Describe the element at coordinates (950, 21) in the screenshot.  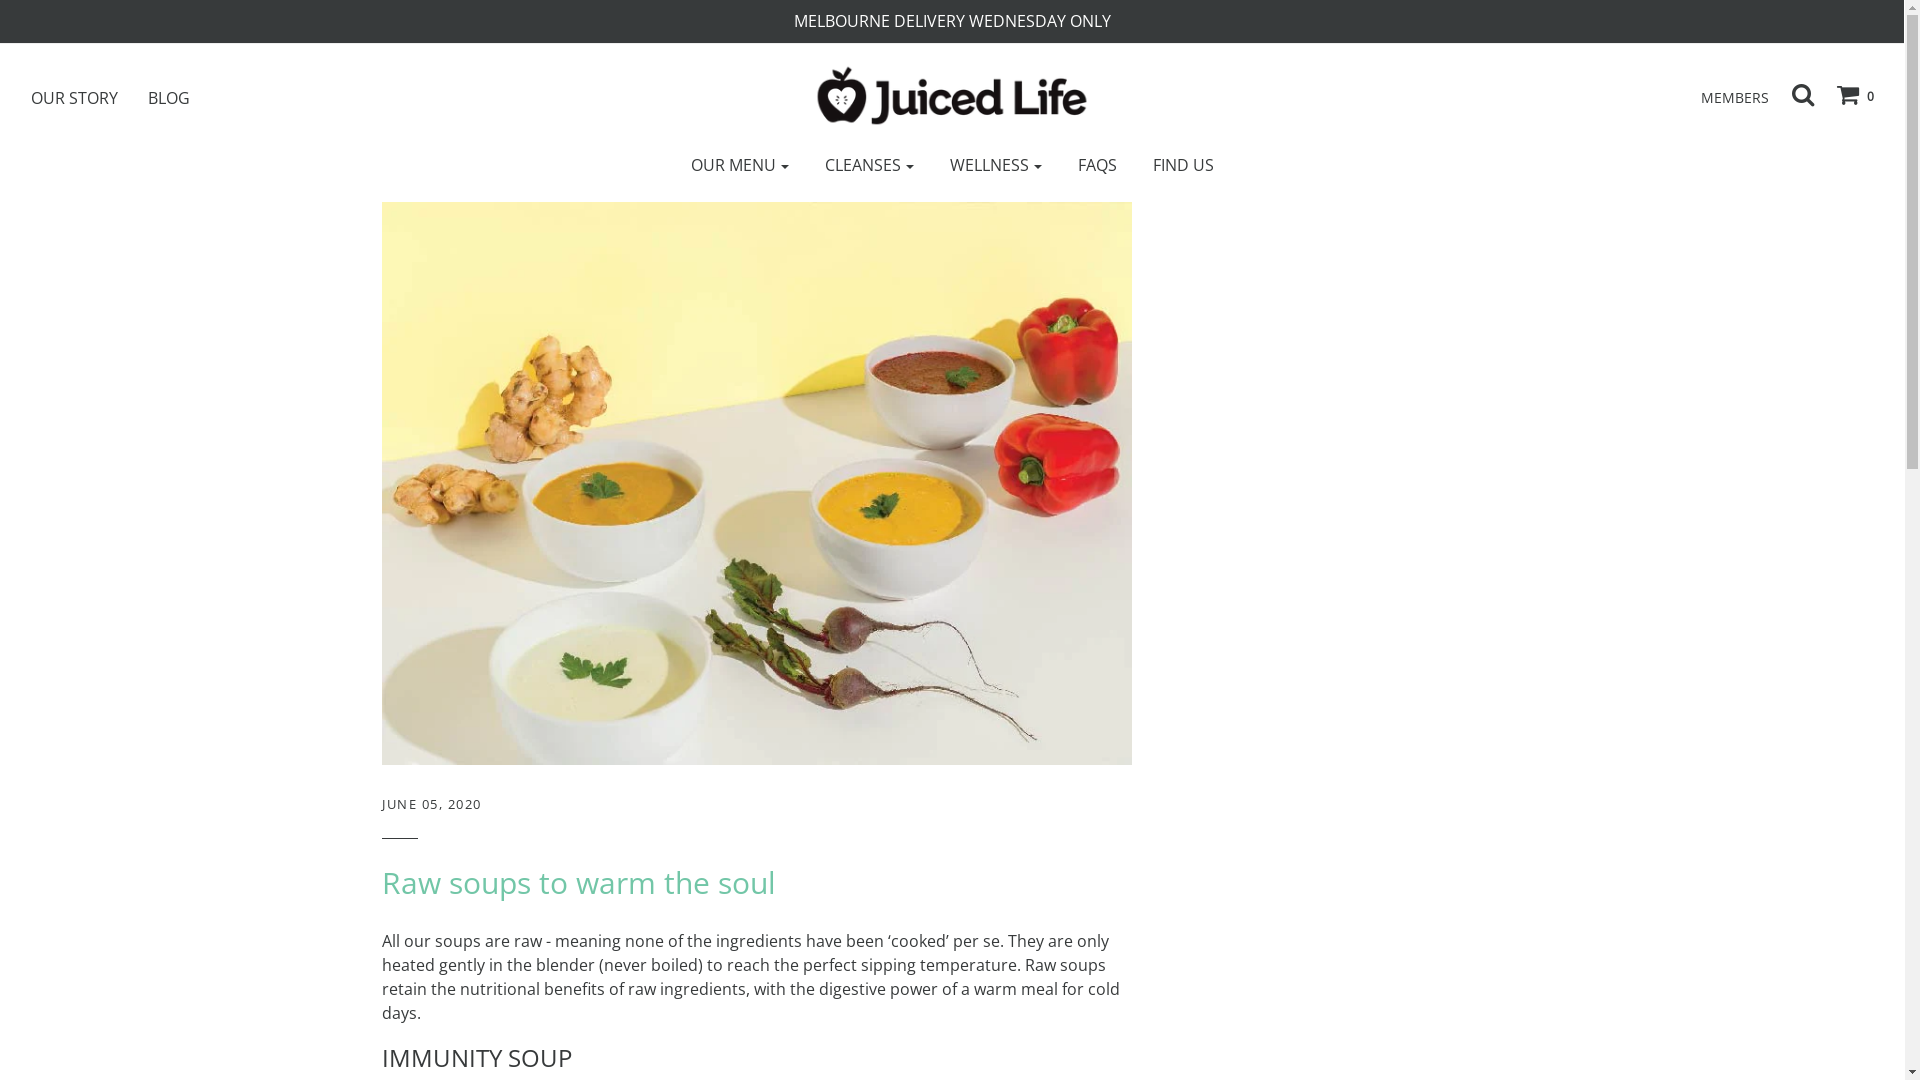
I see `'MELBOURNE DELIVERY WEDNESDAY ONLY'` at that location.